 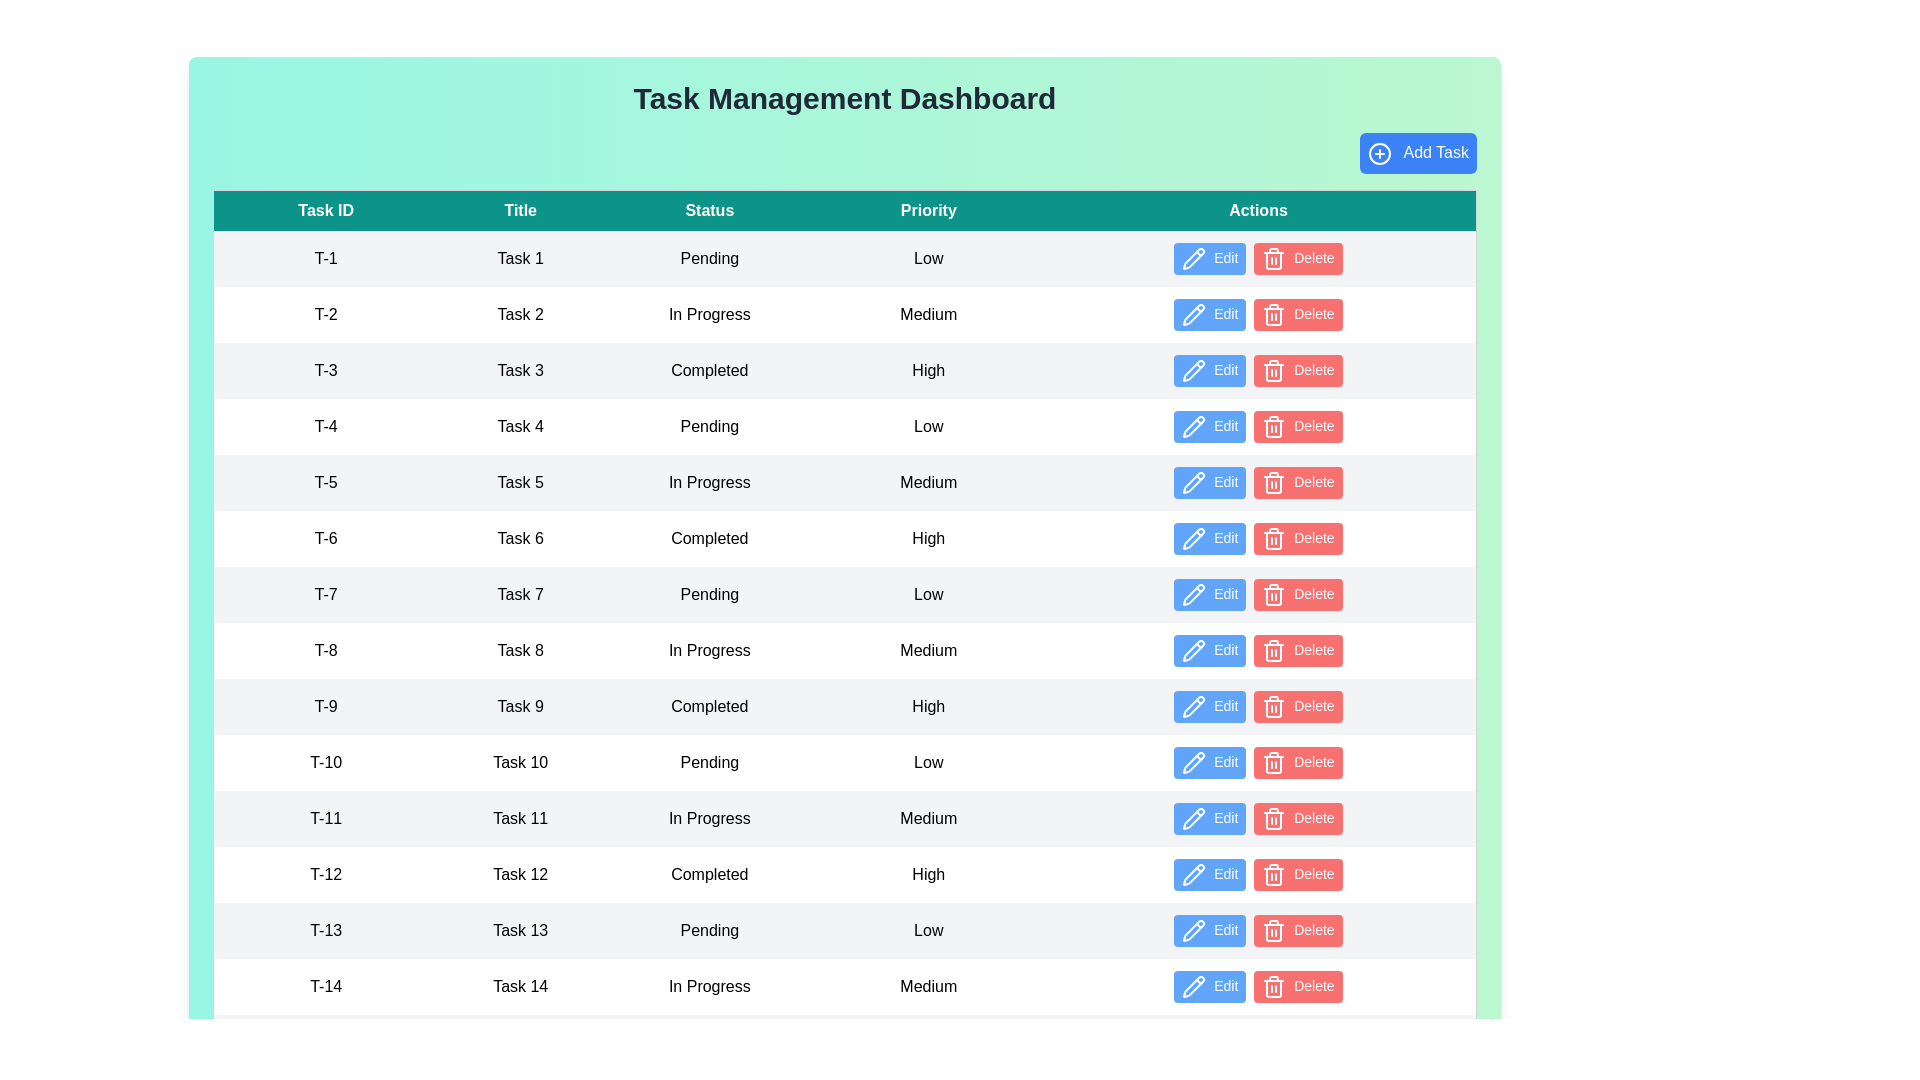 I want to click on the 'Edit' button in the Actions column for the specified task, so click(x=1208, y=257).